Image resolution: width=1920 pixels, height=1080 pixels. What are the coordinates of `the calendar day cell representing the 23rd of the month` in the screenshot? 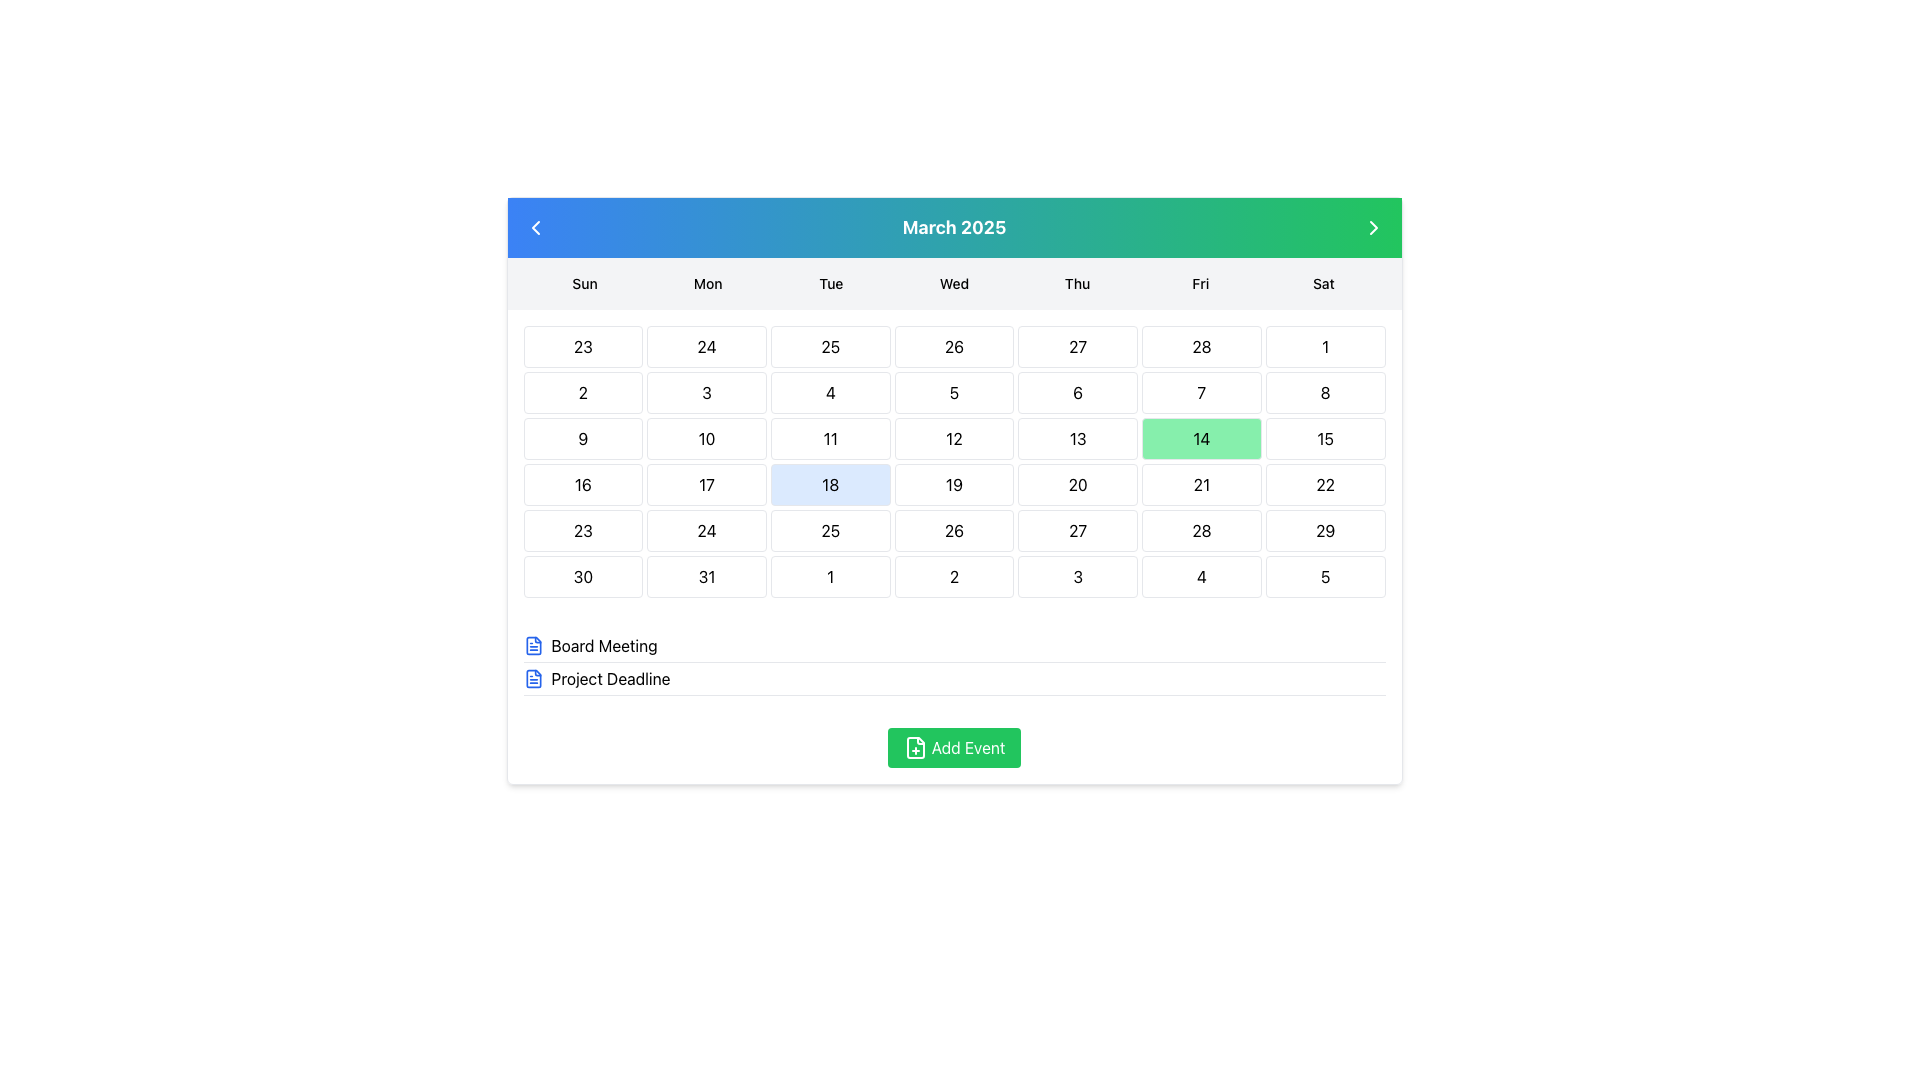 It's located at (582, 530).